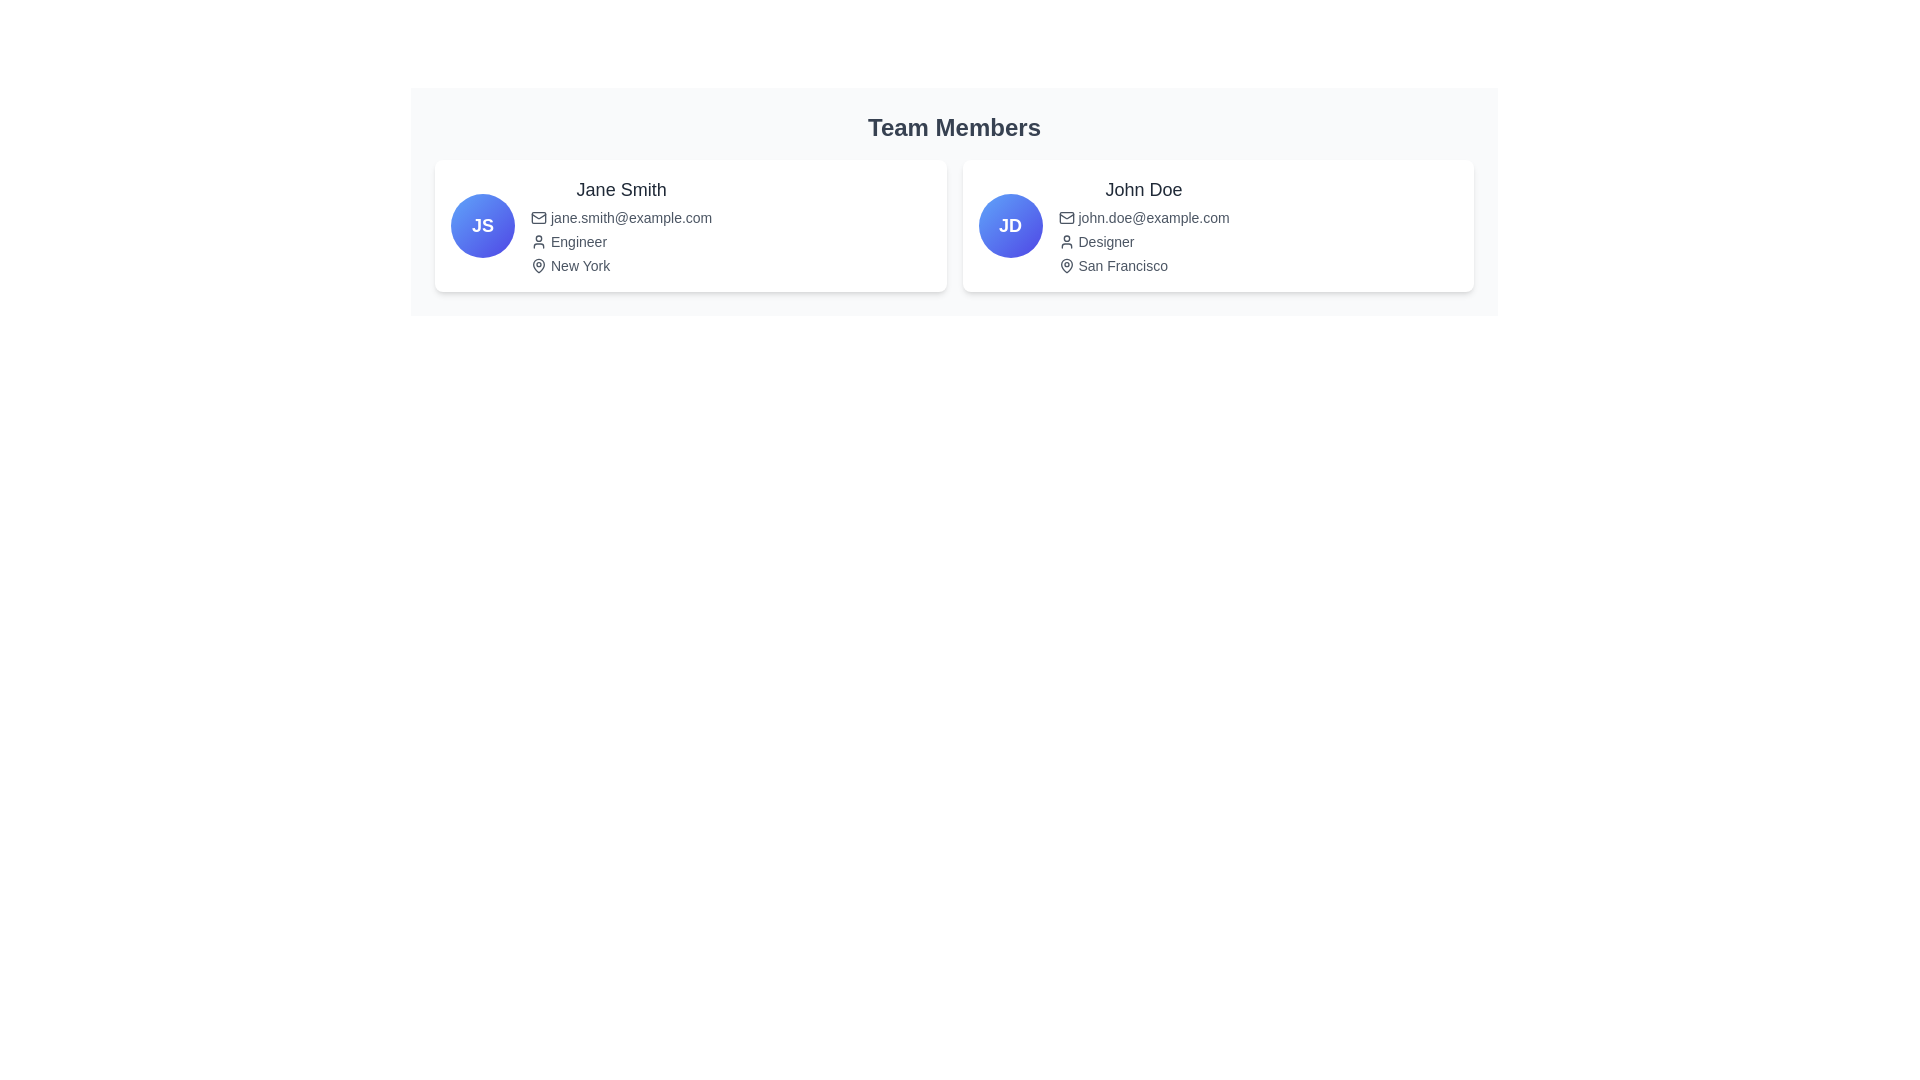  What do you see at coordinates (1065, 265) in the screenshot?
I see `the geographical location icon representing 'San Francisco' in the bottom right region of the second profile card for 'John Doe' in the 'Team Members' section` at bounding box center [1065, 265].